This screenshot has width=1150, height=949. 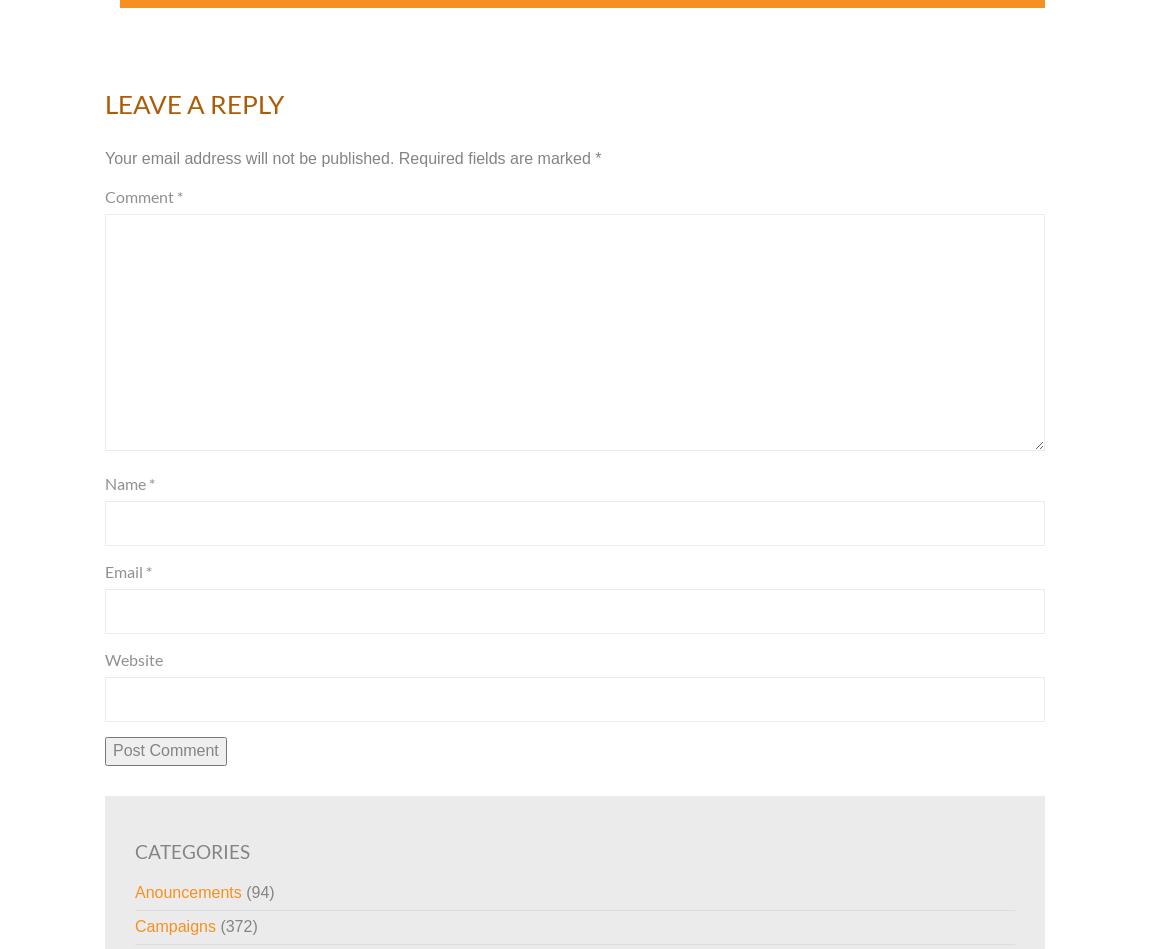 What do you see at coordinates (191, 850) in the screenshot?
I see `'Categories'` at bounding box center [191, 850].